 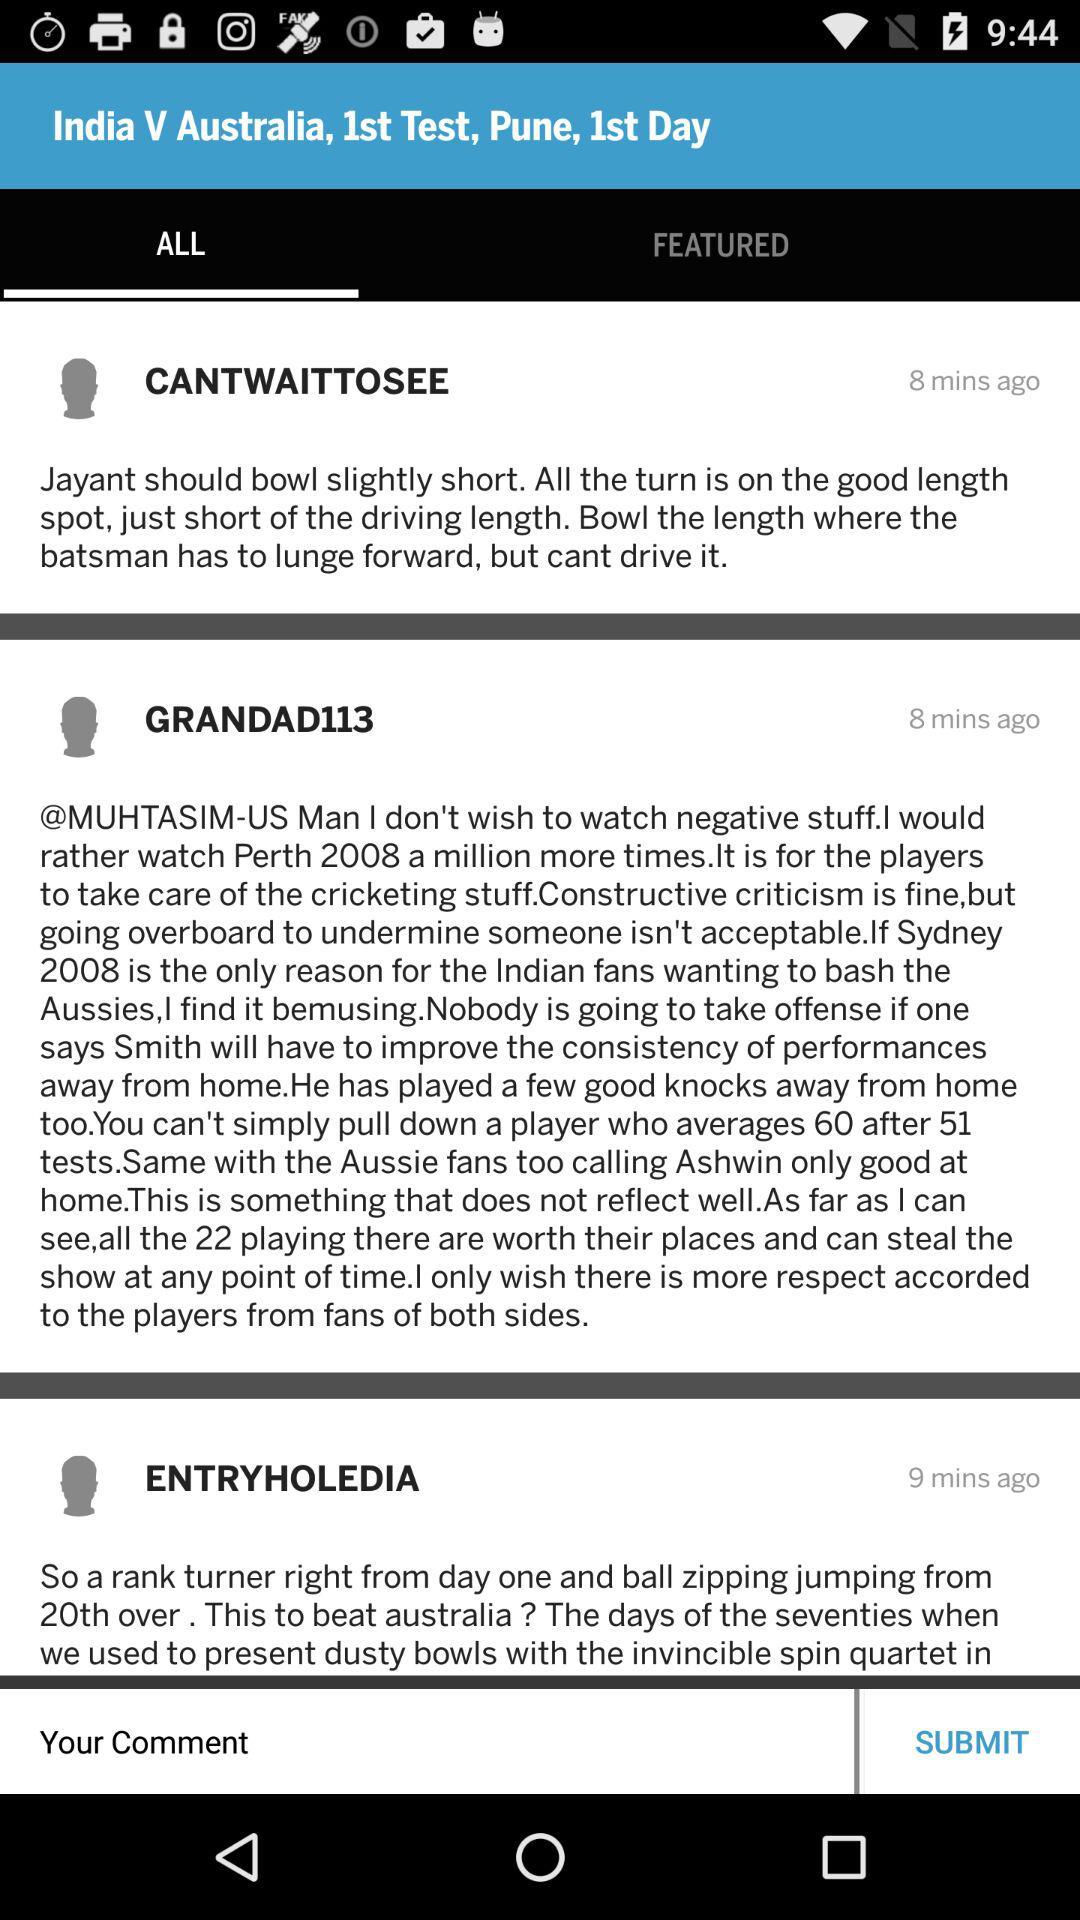 I want to click on comment field, so click(x=426, y=1740).